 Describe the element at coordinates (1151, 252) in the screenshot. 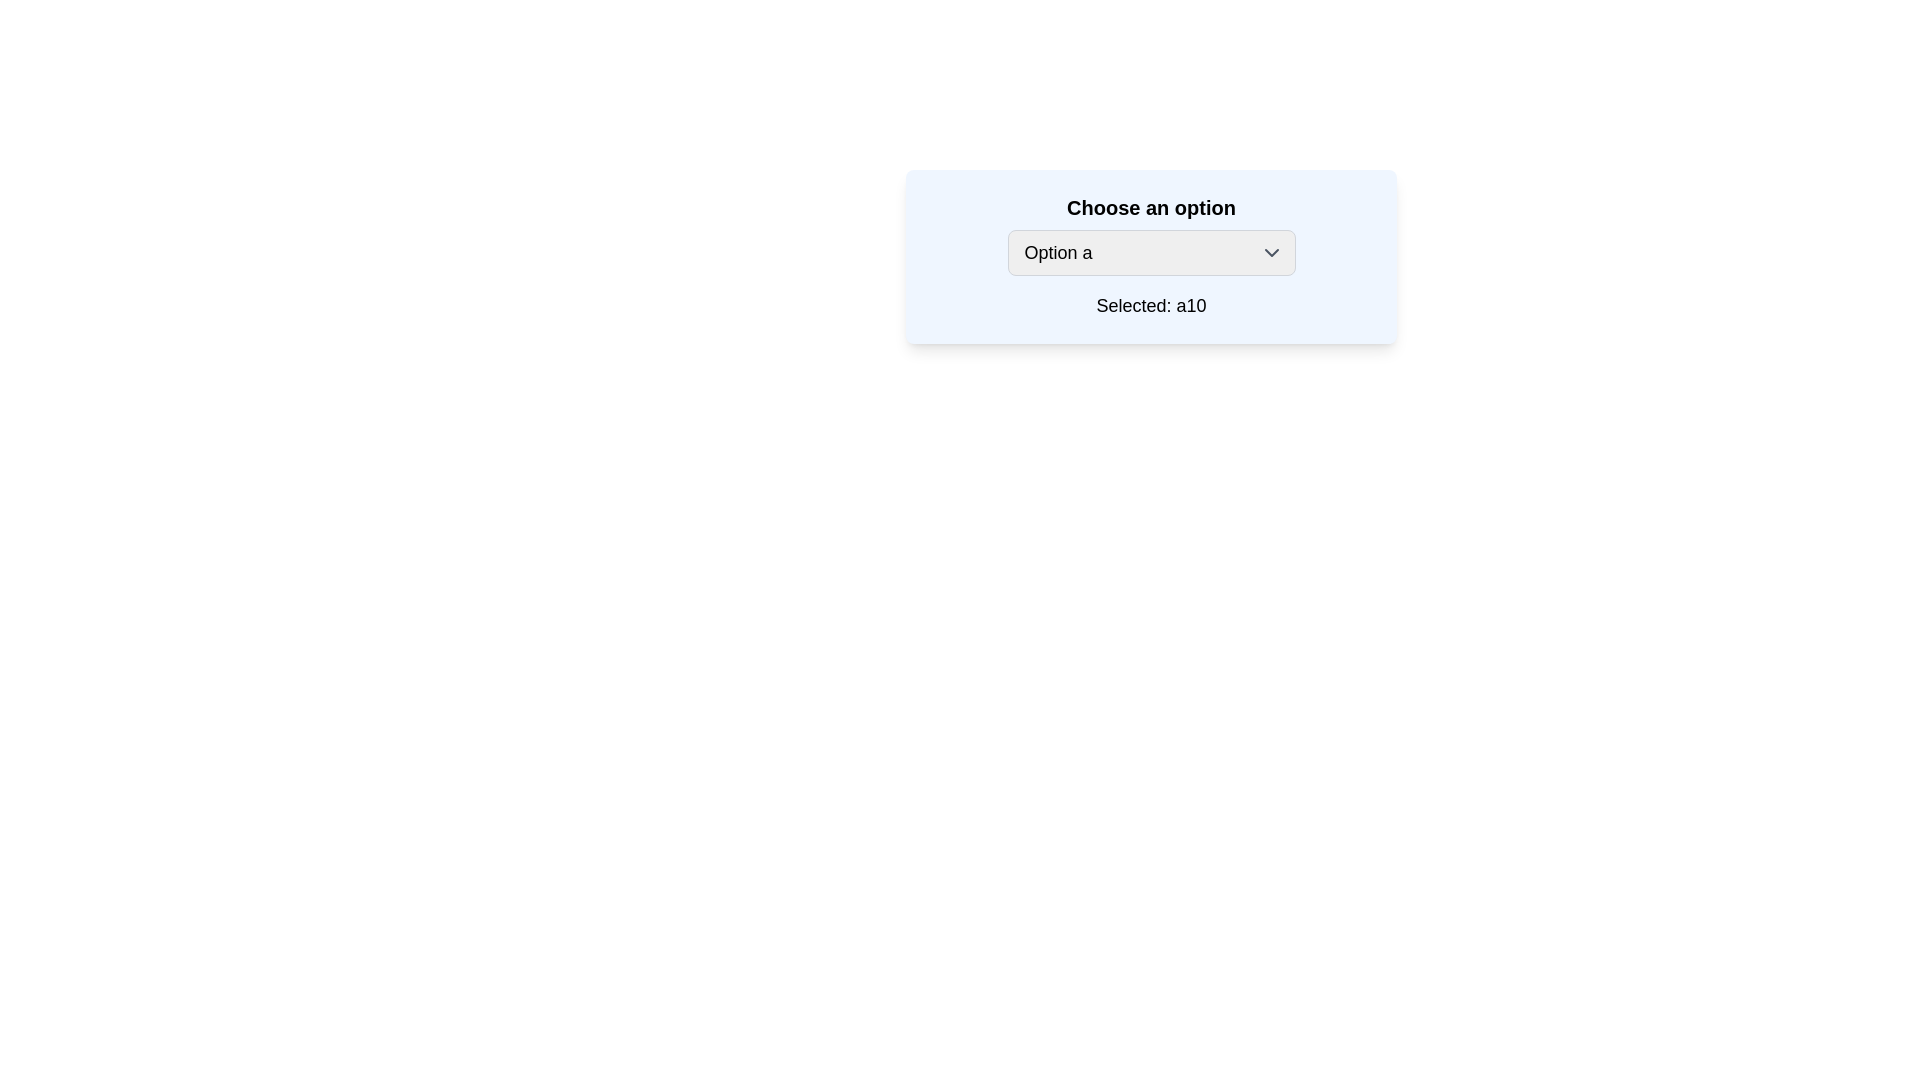

I see `the dropdown menu located beneath the 'Choose an option' title` at that location.